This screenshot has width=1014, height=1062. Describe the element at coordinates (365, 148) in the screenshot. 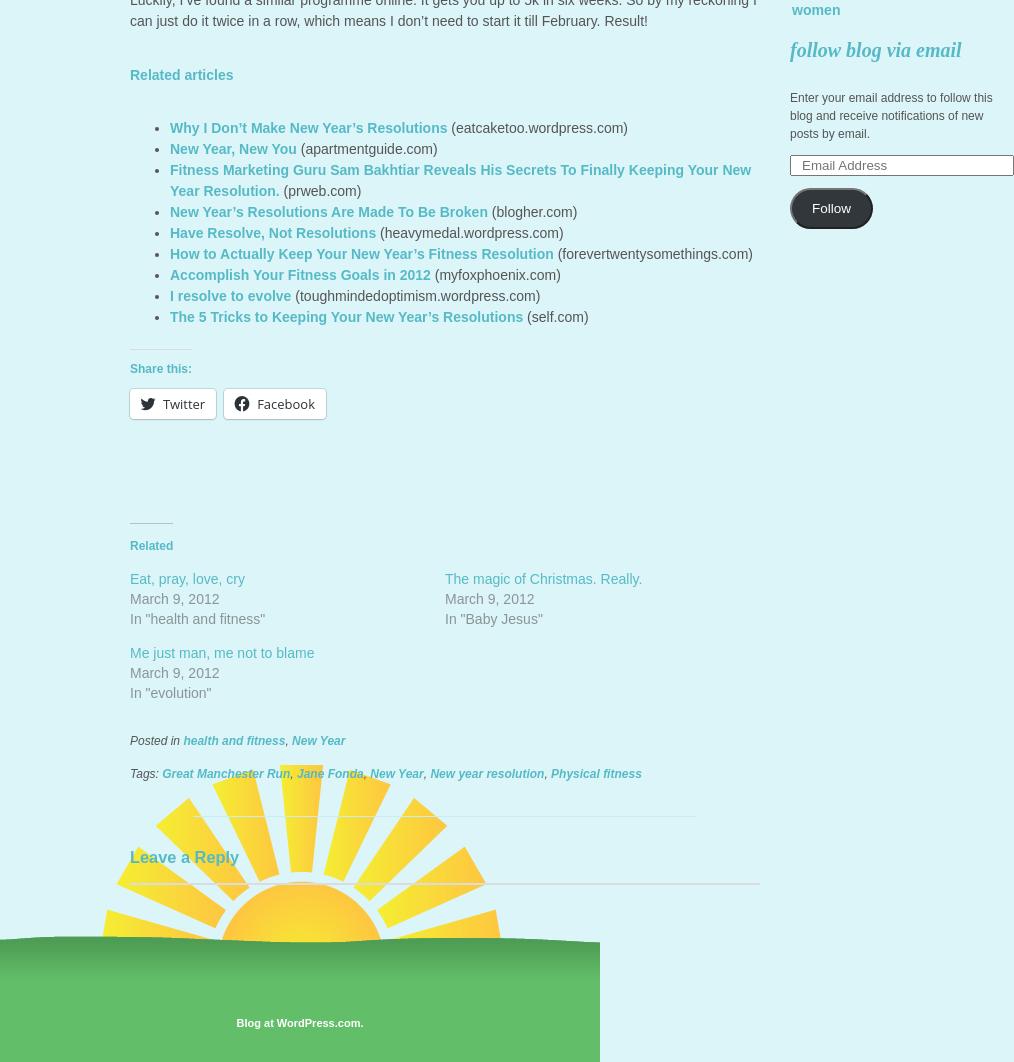

I see `'(apartmentguide.com)'` at that location.